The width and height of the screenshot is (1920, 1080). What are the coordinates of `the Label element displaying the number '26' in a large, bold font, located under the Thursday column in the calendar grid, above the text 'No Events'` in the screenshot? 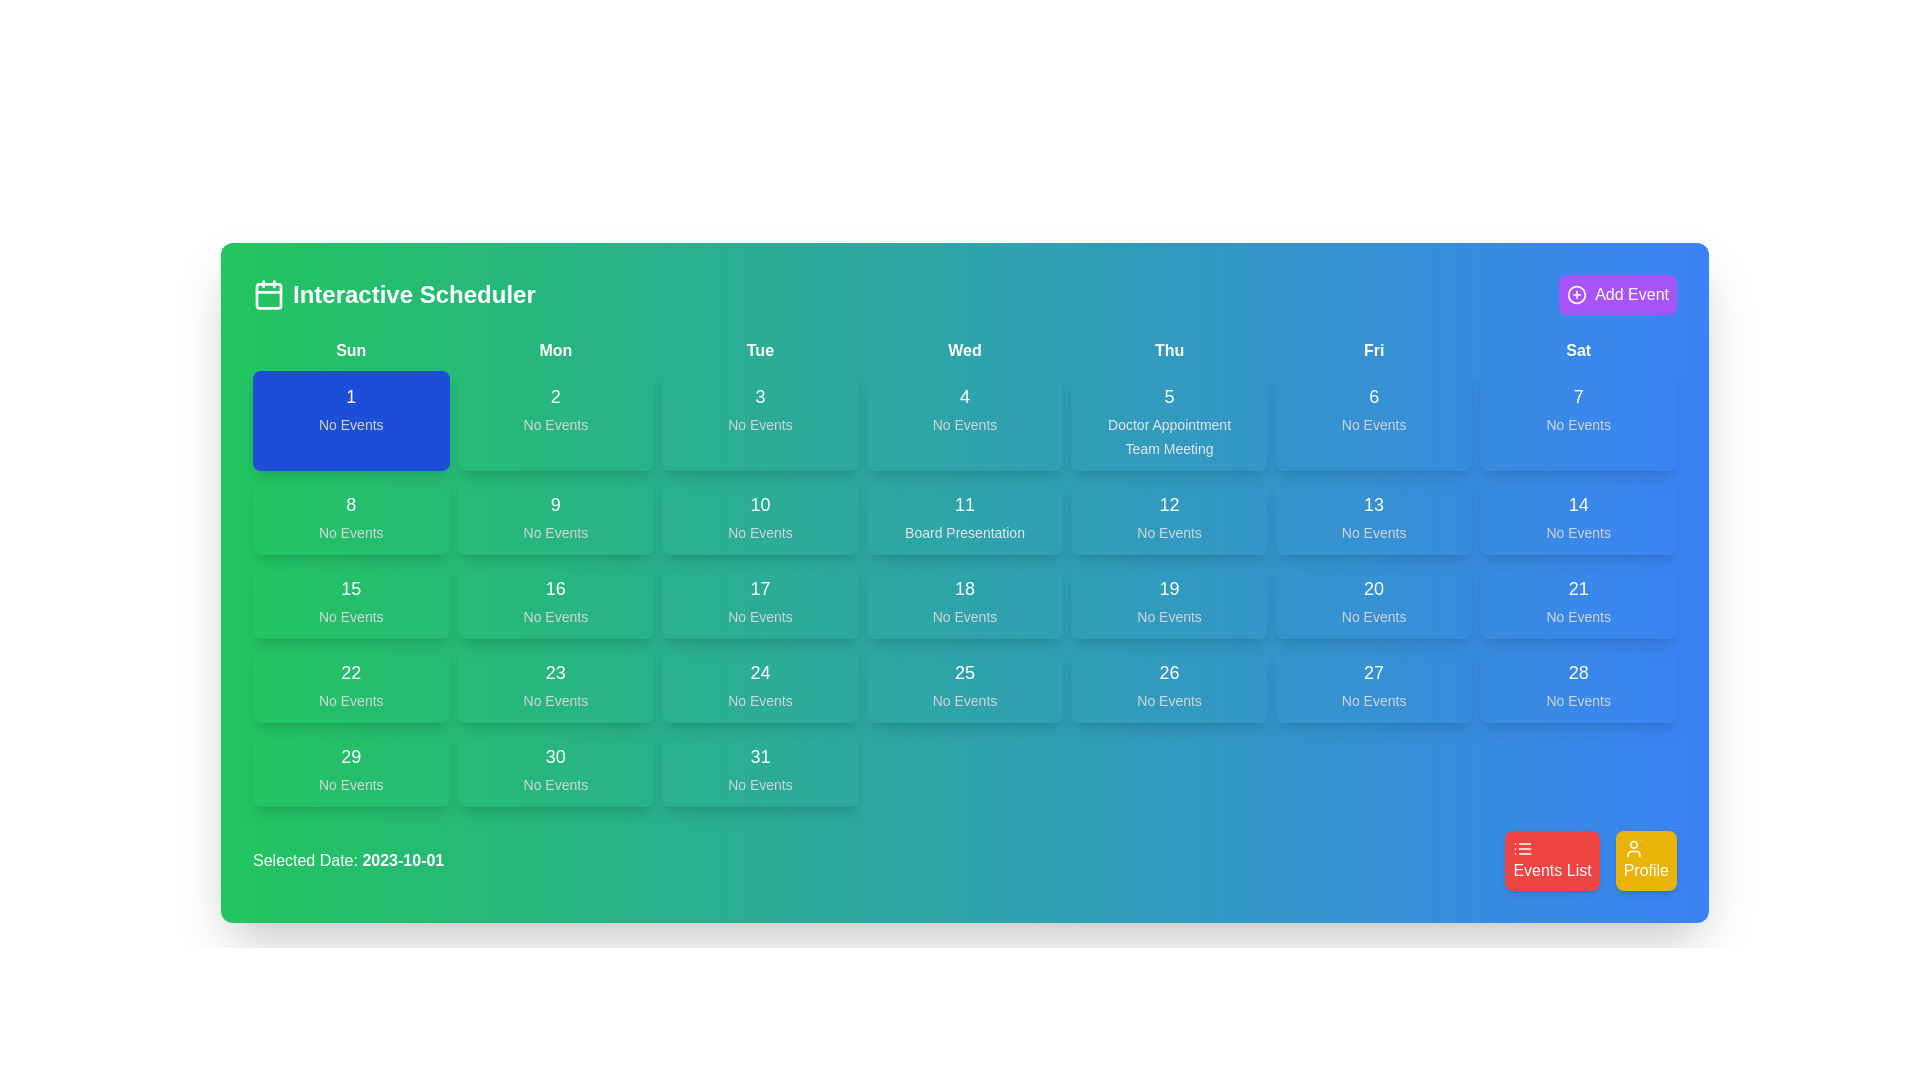 It's located at (1169, 672).